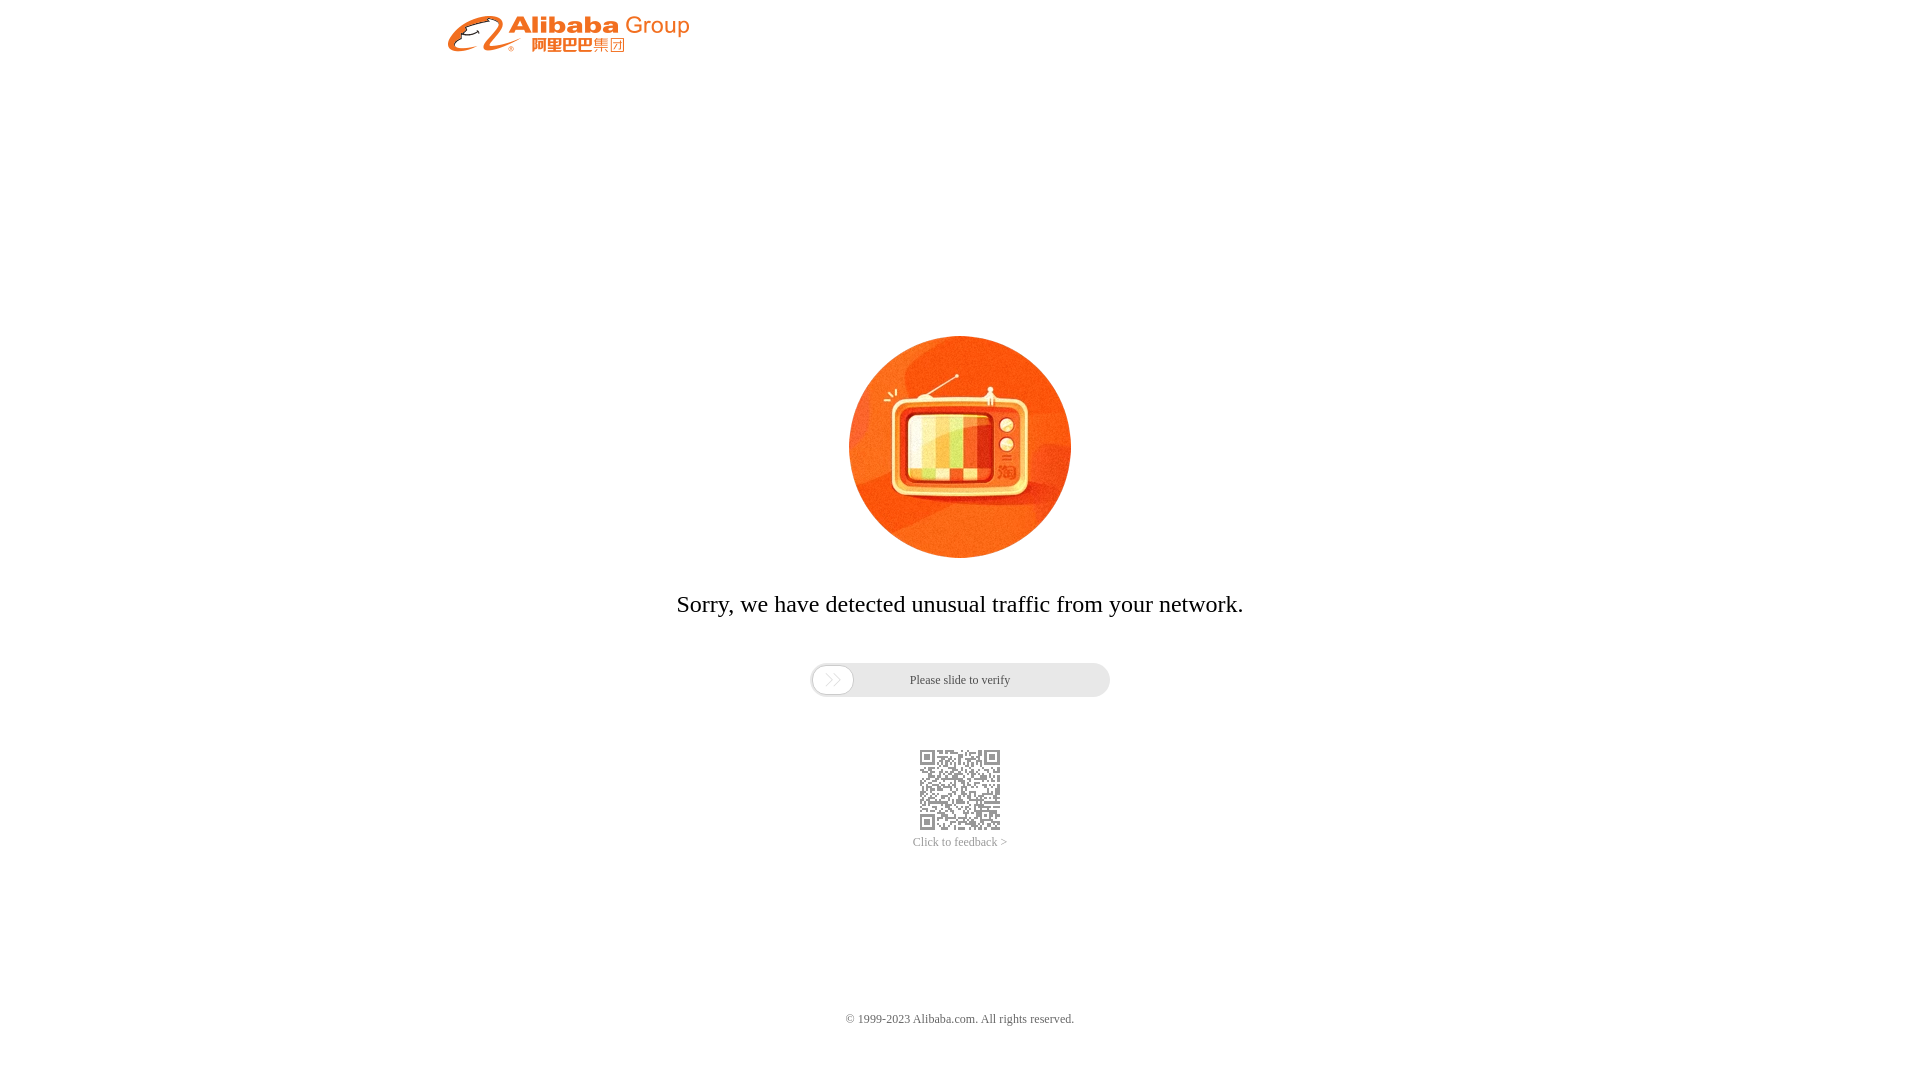 The width and height of the screenshot is (1920, 1080). What do you see at coordinates (960, 842) in the screenshot?
I see `'Click to feedback >'` at bounding box center [960, 842].